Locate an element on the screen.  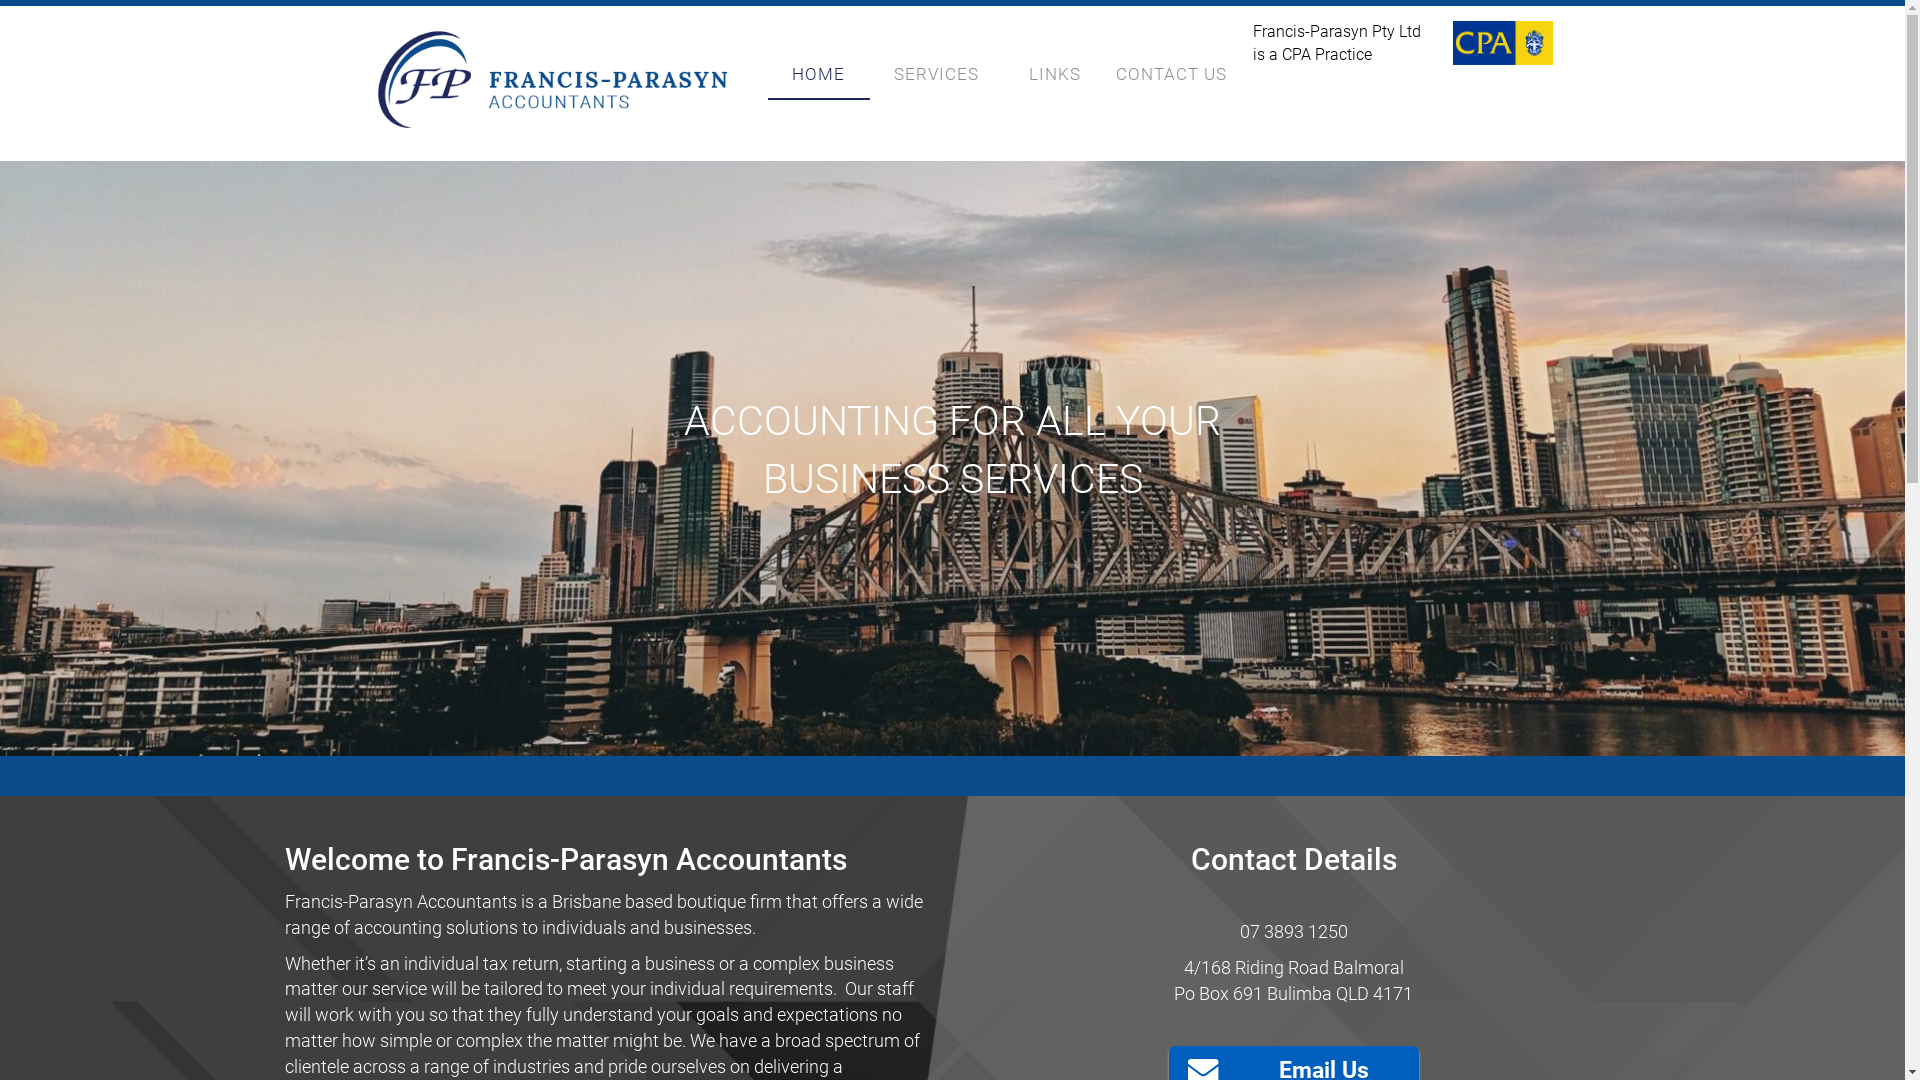
'07 3893 1250' is located at coordinates (1294, 931).